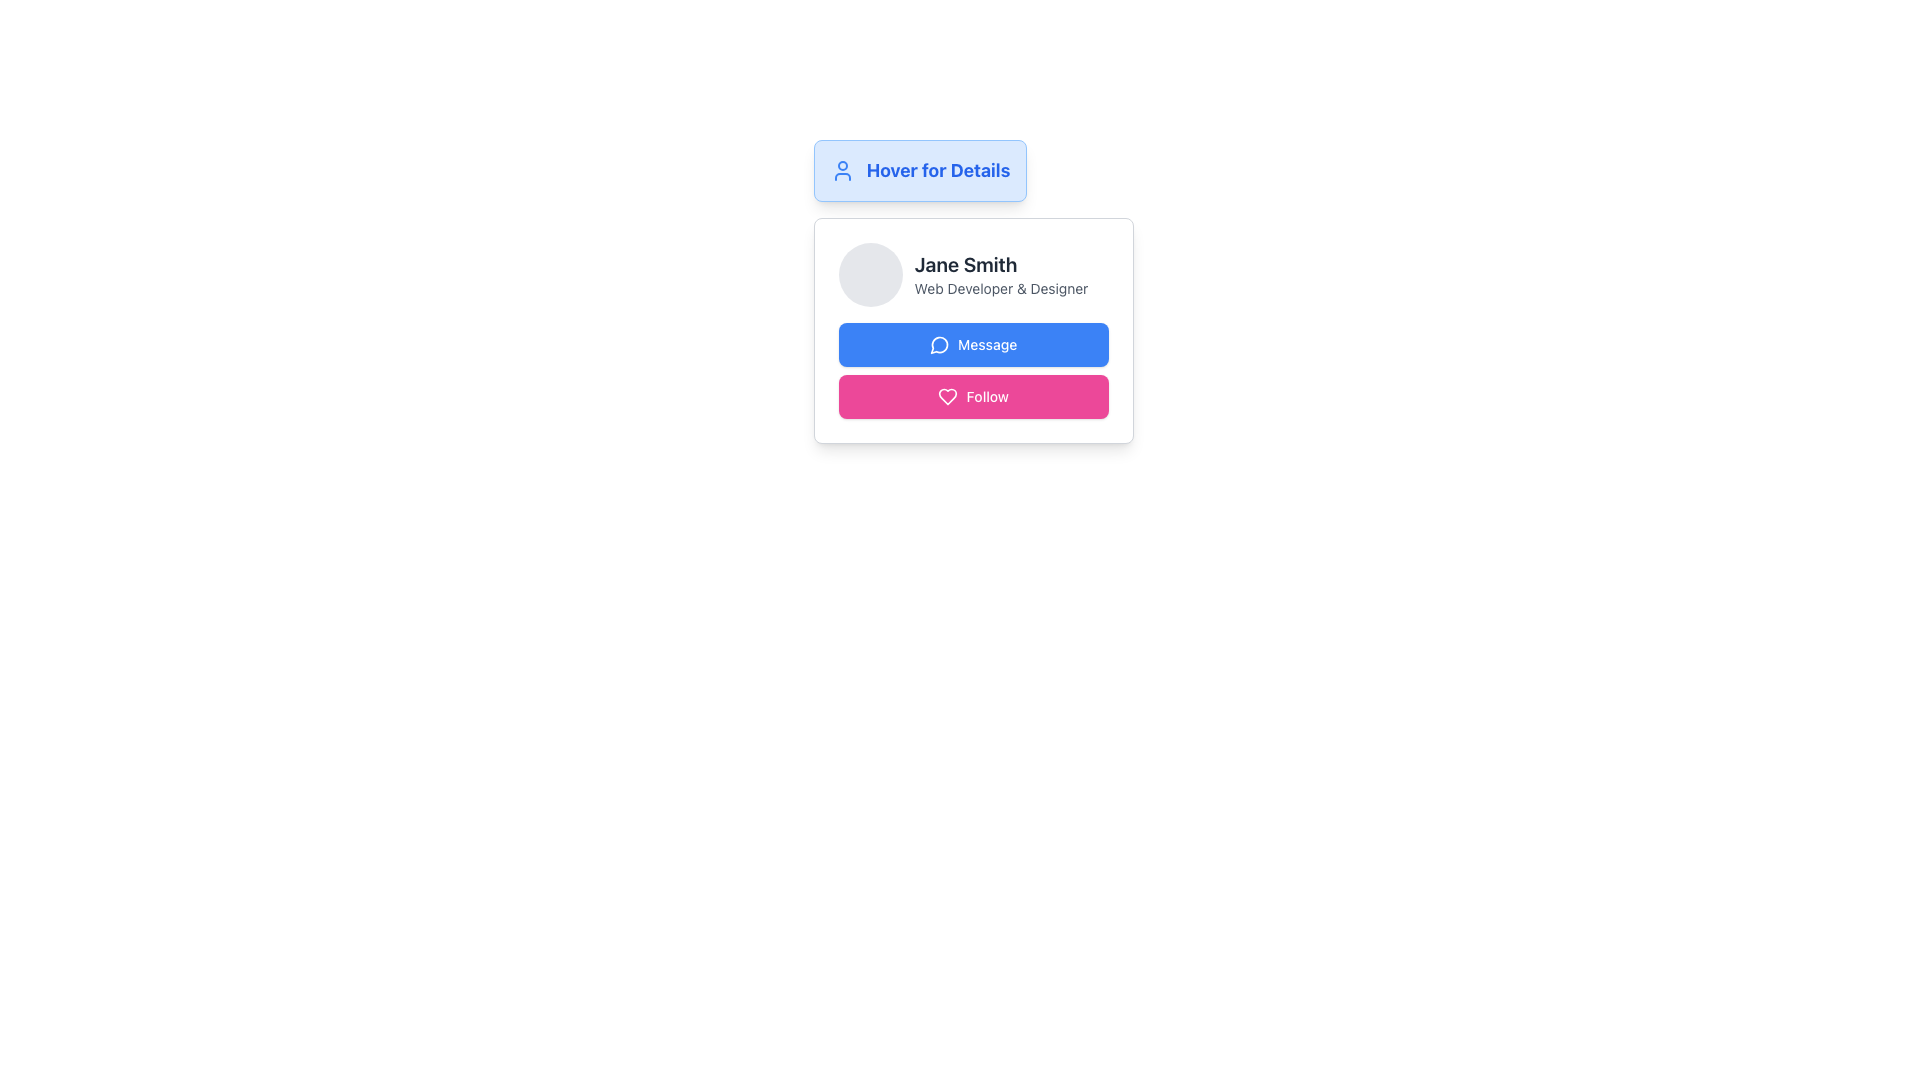 The width and height of the screenshot is (1920, 1080). I want to click on the rectangular blue button labeled 'Message' with a speech bubble icon, so click(973, 343).